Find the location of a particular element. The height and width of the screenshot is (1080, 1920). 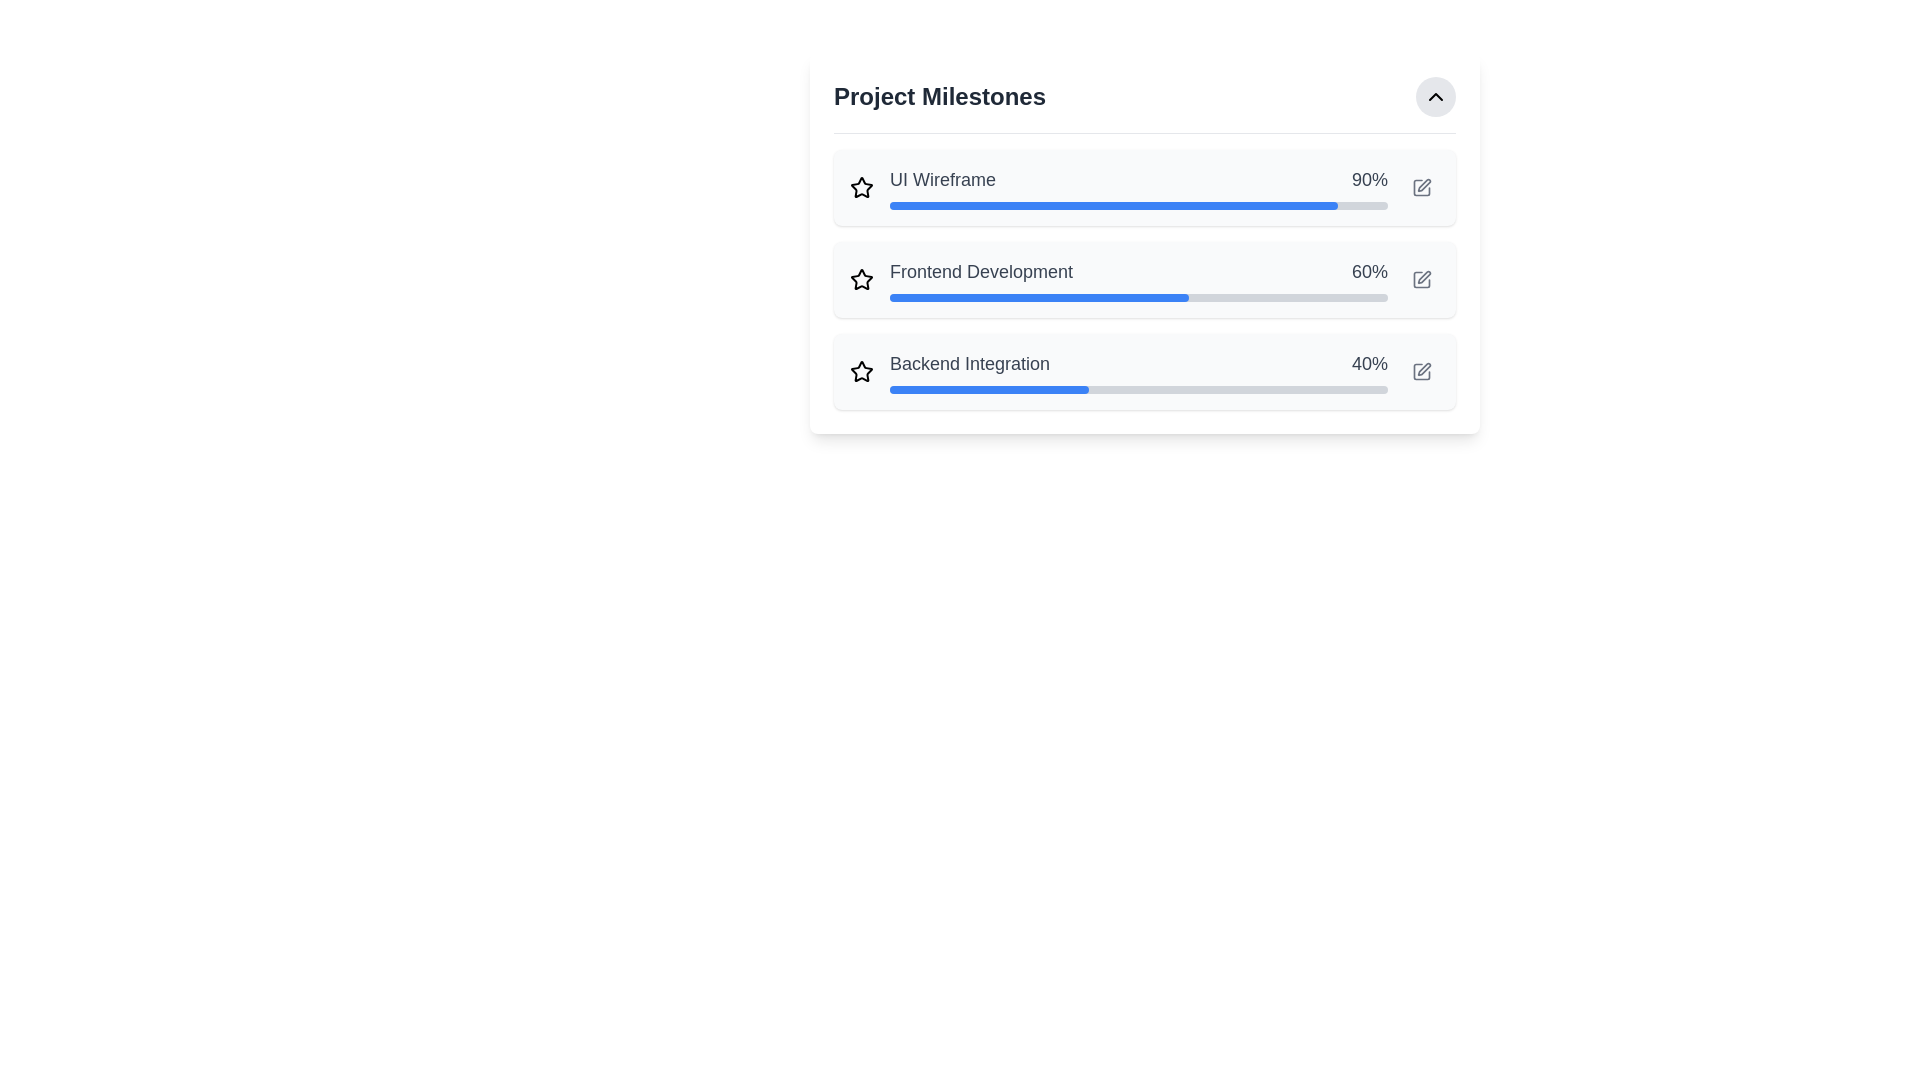

the editing icon represented by a pen or pencil located at the top-right corner of the 'UI Wireframe' milestone progress bar is located at coordinates (1423, 185).